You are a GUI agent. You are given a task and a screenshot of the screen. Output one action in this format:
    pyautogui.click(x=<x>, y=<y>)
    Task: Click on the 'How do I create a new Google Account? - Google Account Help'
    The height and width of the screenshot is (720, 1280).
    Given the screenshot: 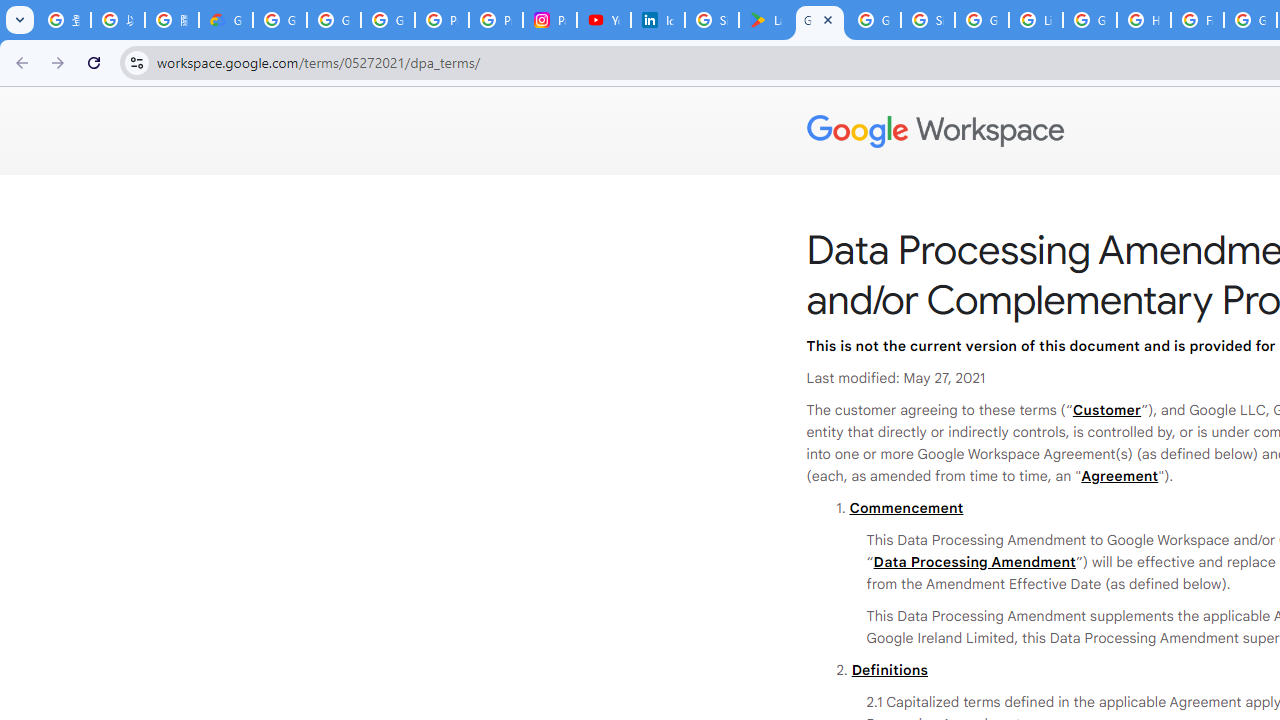 What is the action you would take?
    pyautogui.click(x=1144, y=20)
    